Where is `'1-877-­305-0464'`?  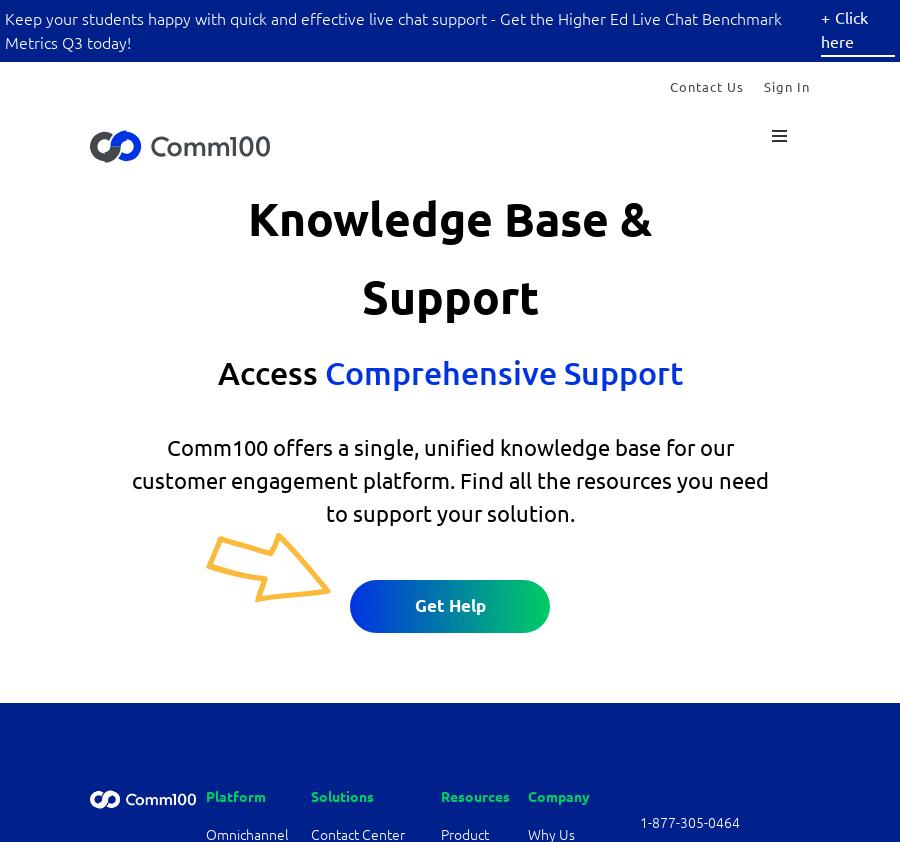
'1-877-­305-0464' is located at coordinates (689, 821).